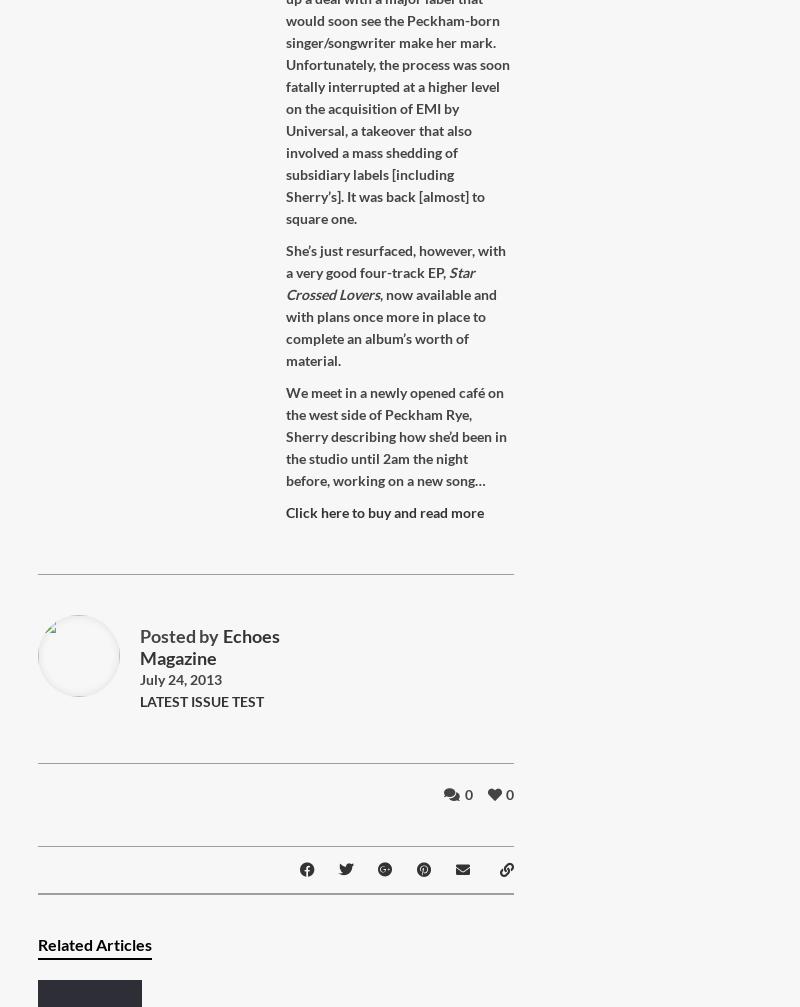 The width and height of the screenshot is (800, 1007). What do you see at coordinates (379, 283) in the screenshot?
I see `'Star Crossed Lovers'` at bounding box center [379, 283].